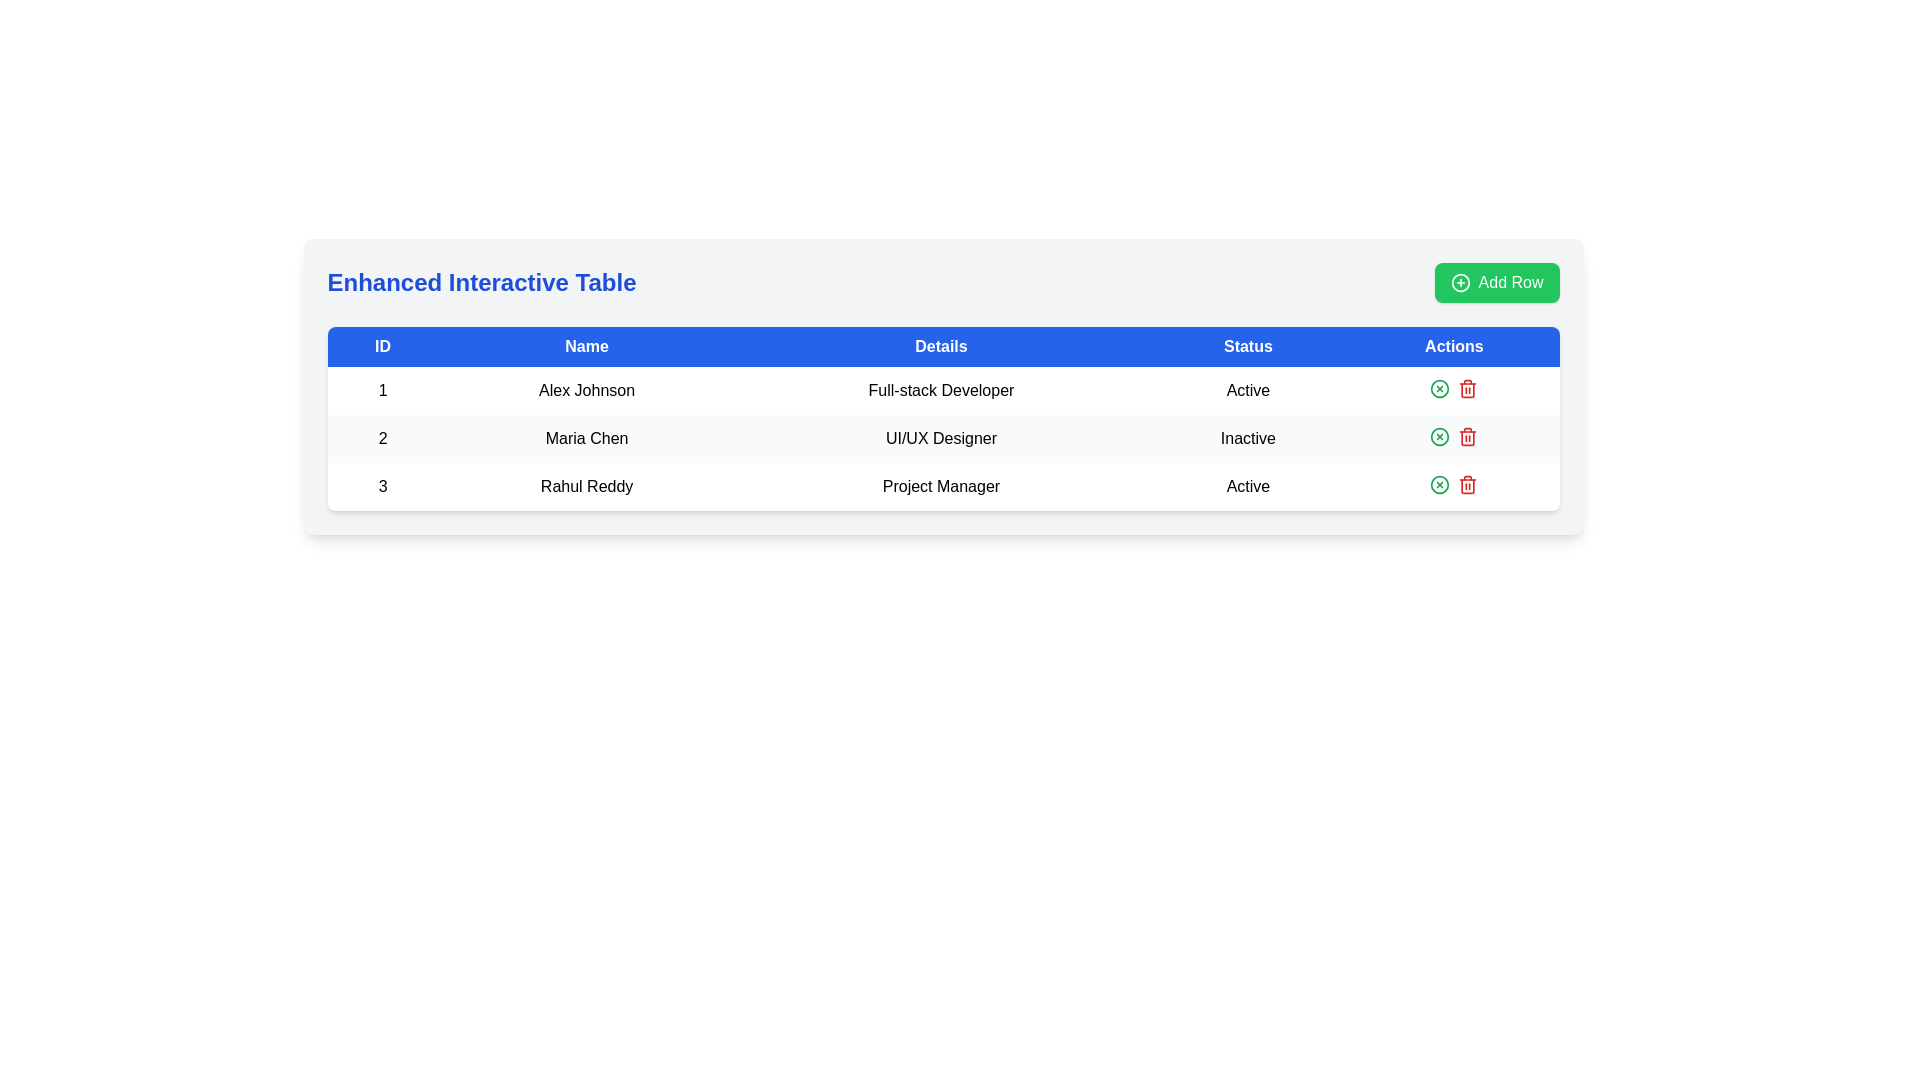 The height and width of the screenshot is (1080, 1920). I want to click on the Static Table Header at the top of the table which contains the sections 'ID', 'Name', 'Details', 'Status', and 'Actions', so click(942, 346).